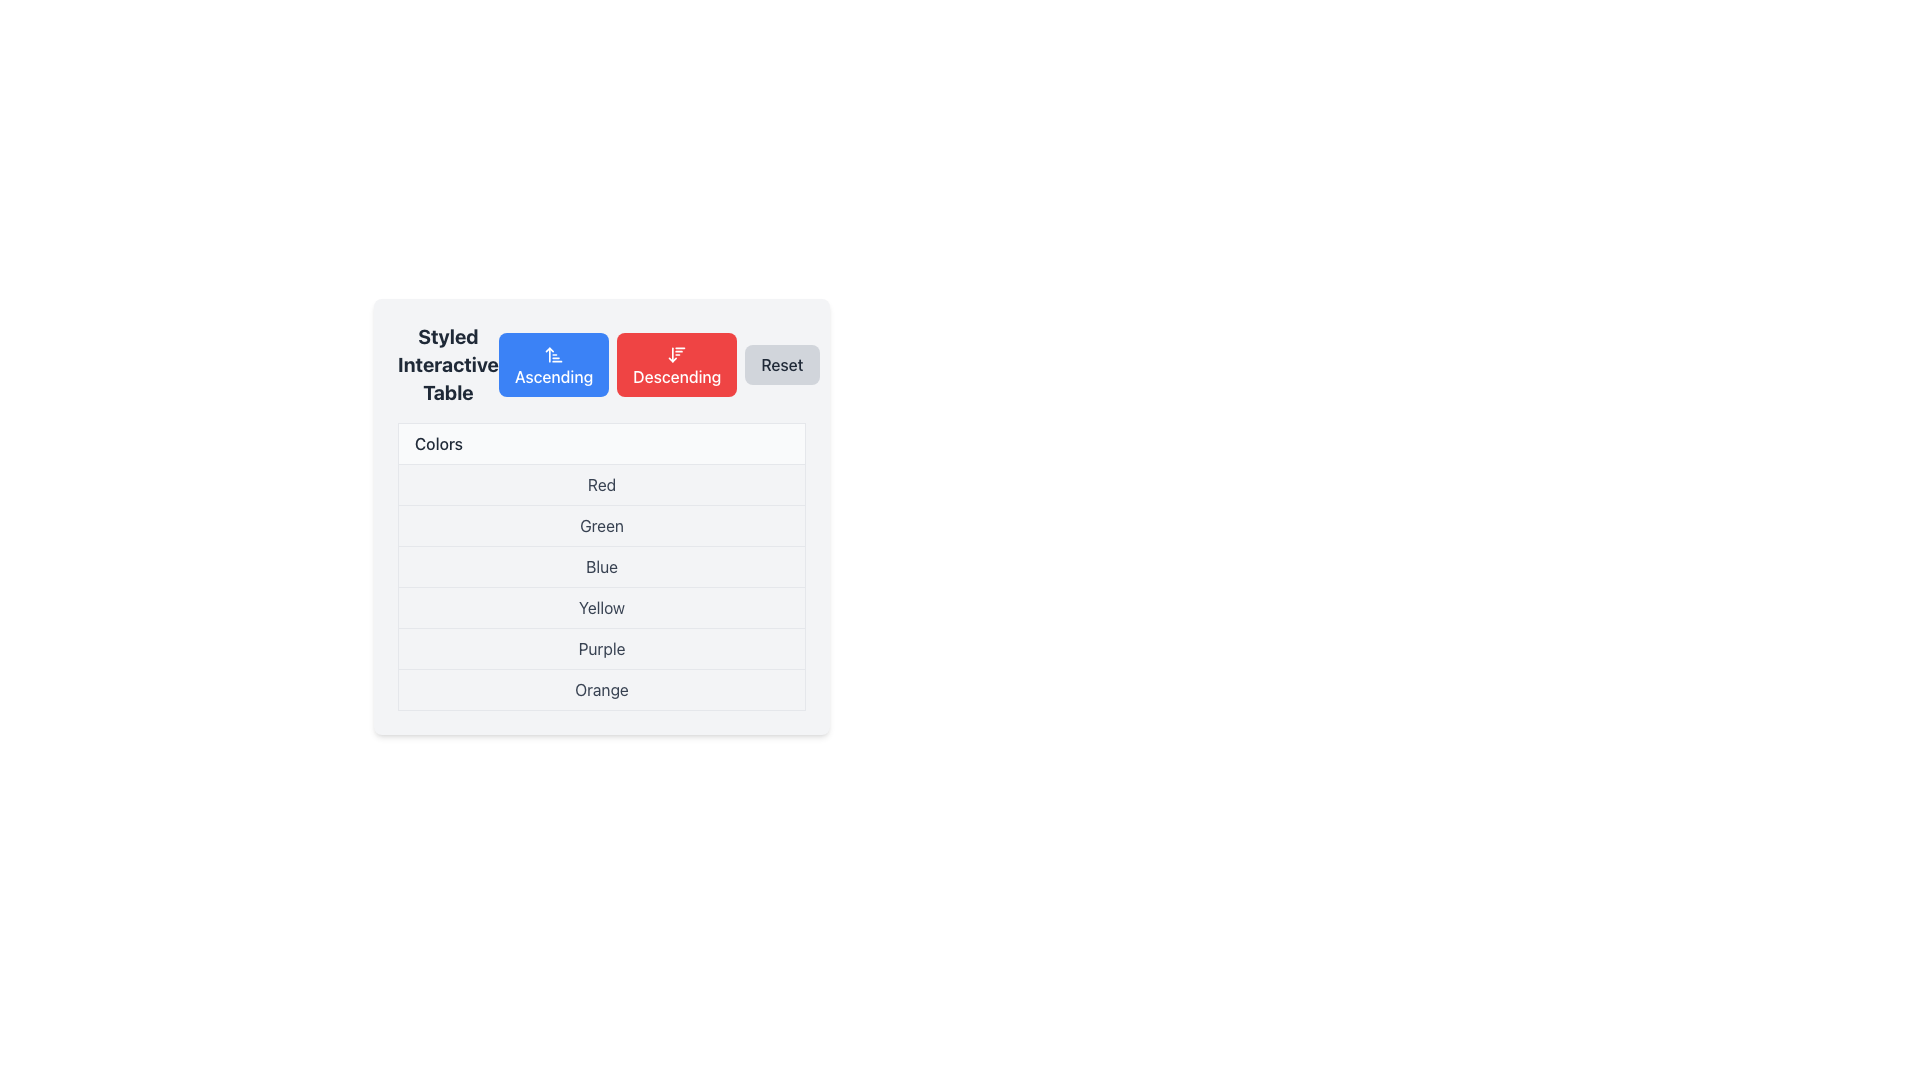  I want to click on the table row displaying 'Orange' at the bottom of the color list to edit its content, so click(600, 689).